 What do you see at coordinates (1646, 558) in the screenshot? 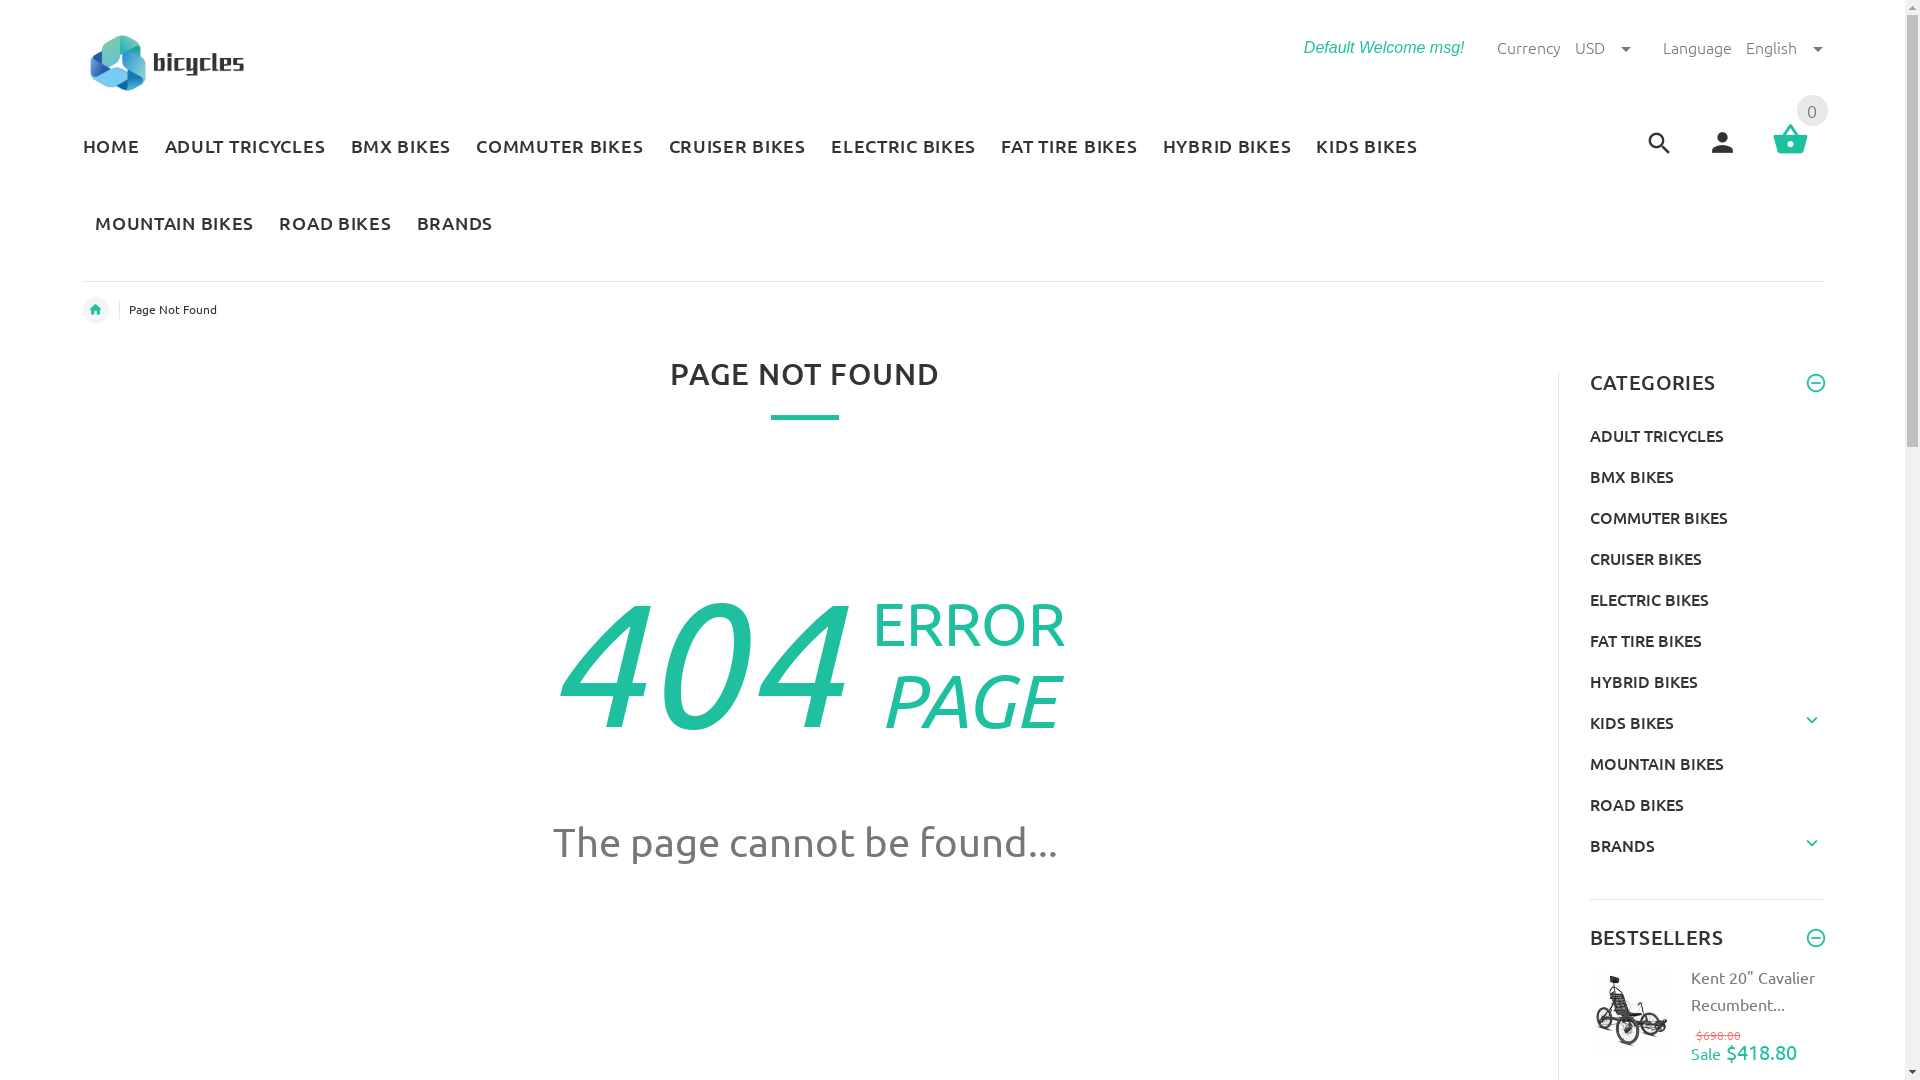
I see `'CRUISER BIKES'` at bounding box center [1646, 558].